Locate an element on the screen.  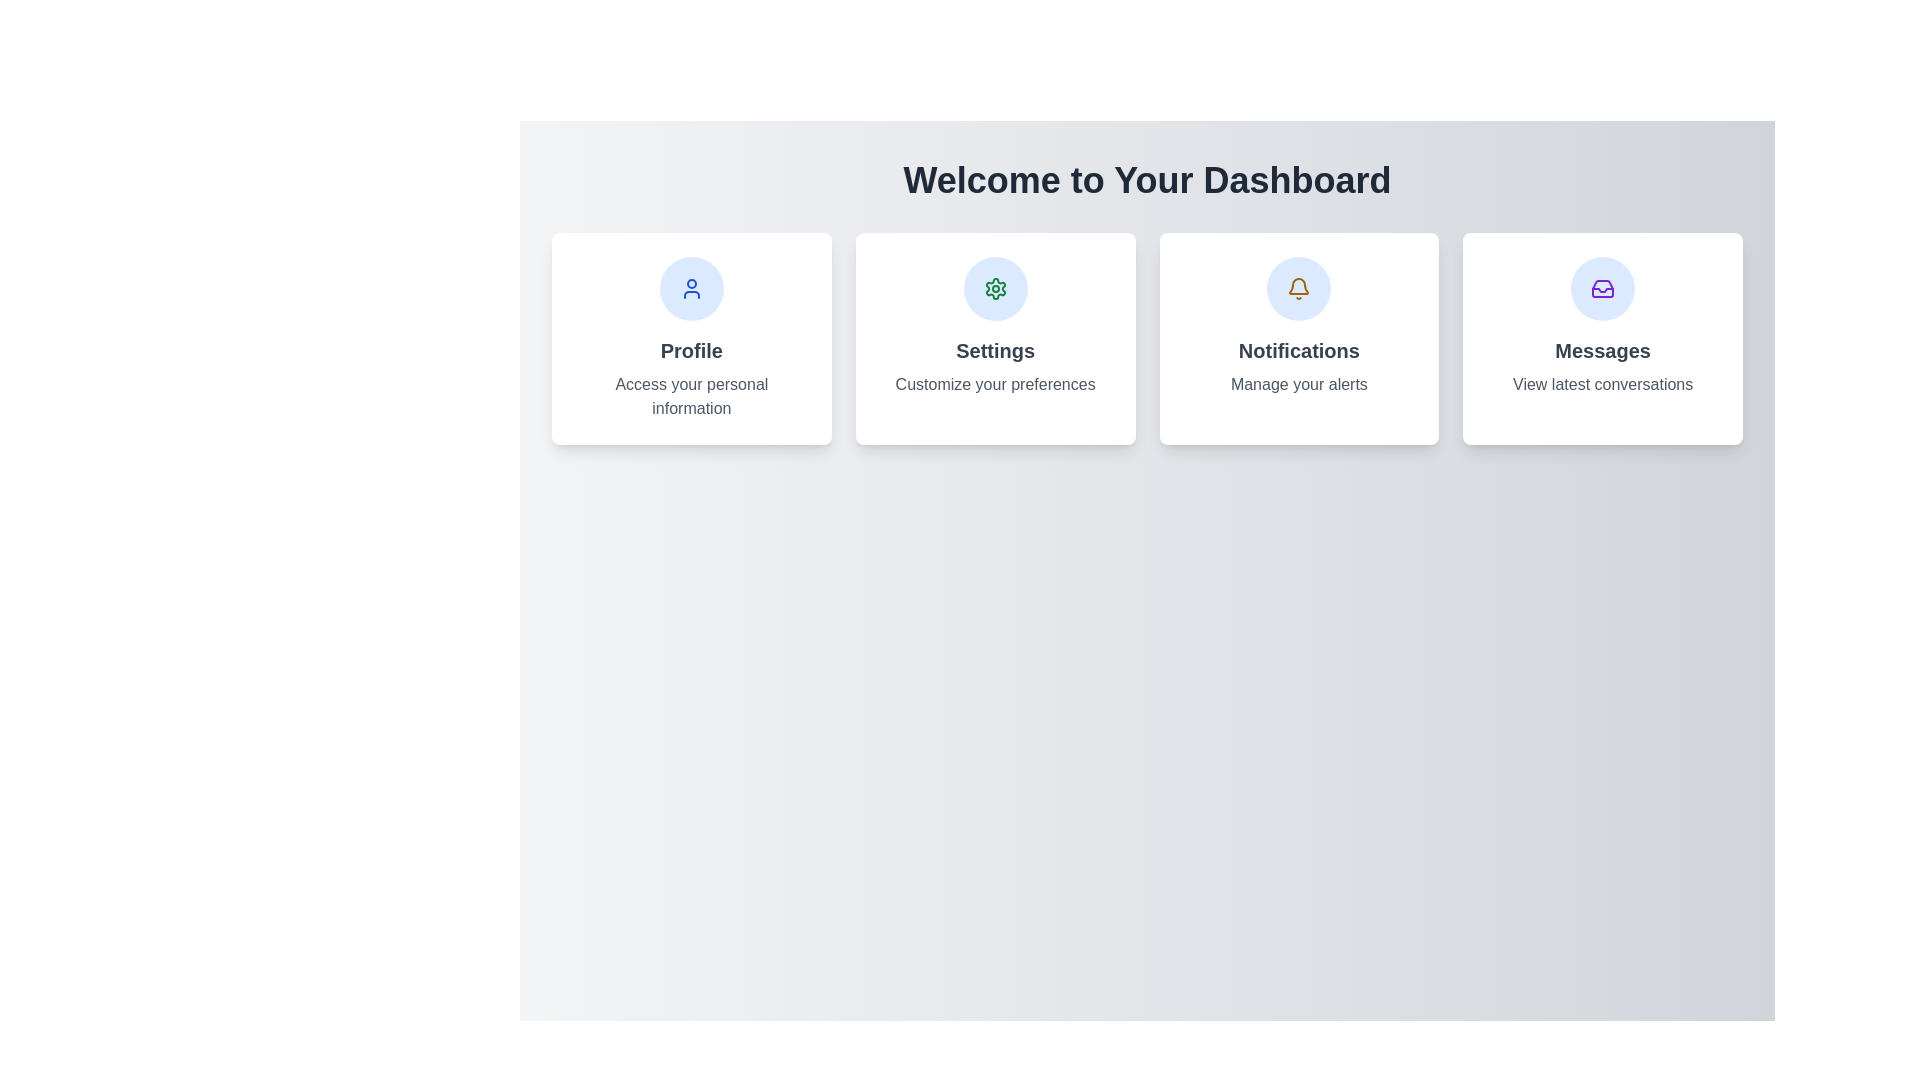
prominent bold text label 'Notifications' displayed in dark gray at the top center of the card, above 'Manage your alerts' is located at coordinates (1299, 350).